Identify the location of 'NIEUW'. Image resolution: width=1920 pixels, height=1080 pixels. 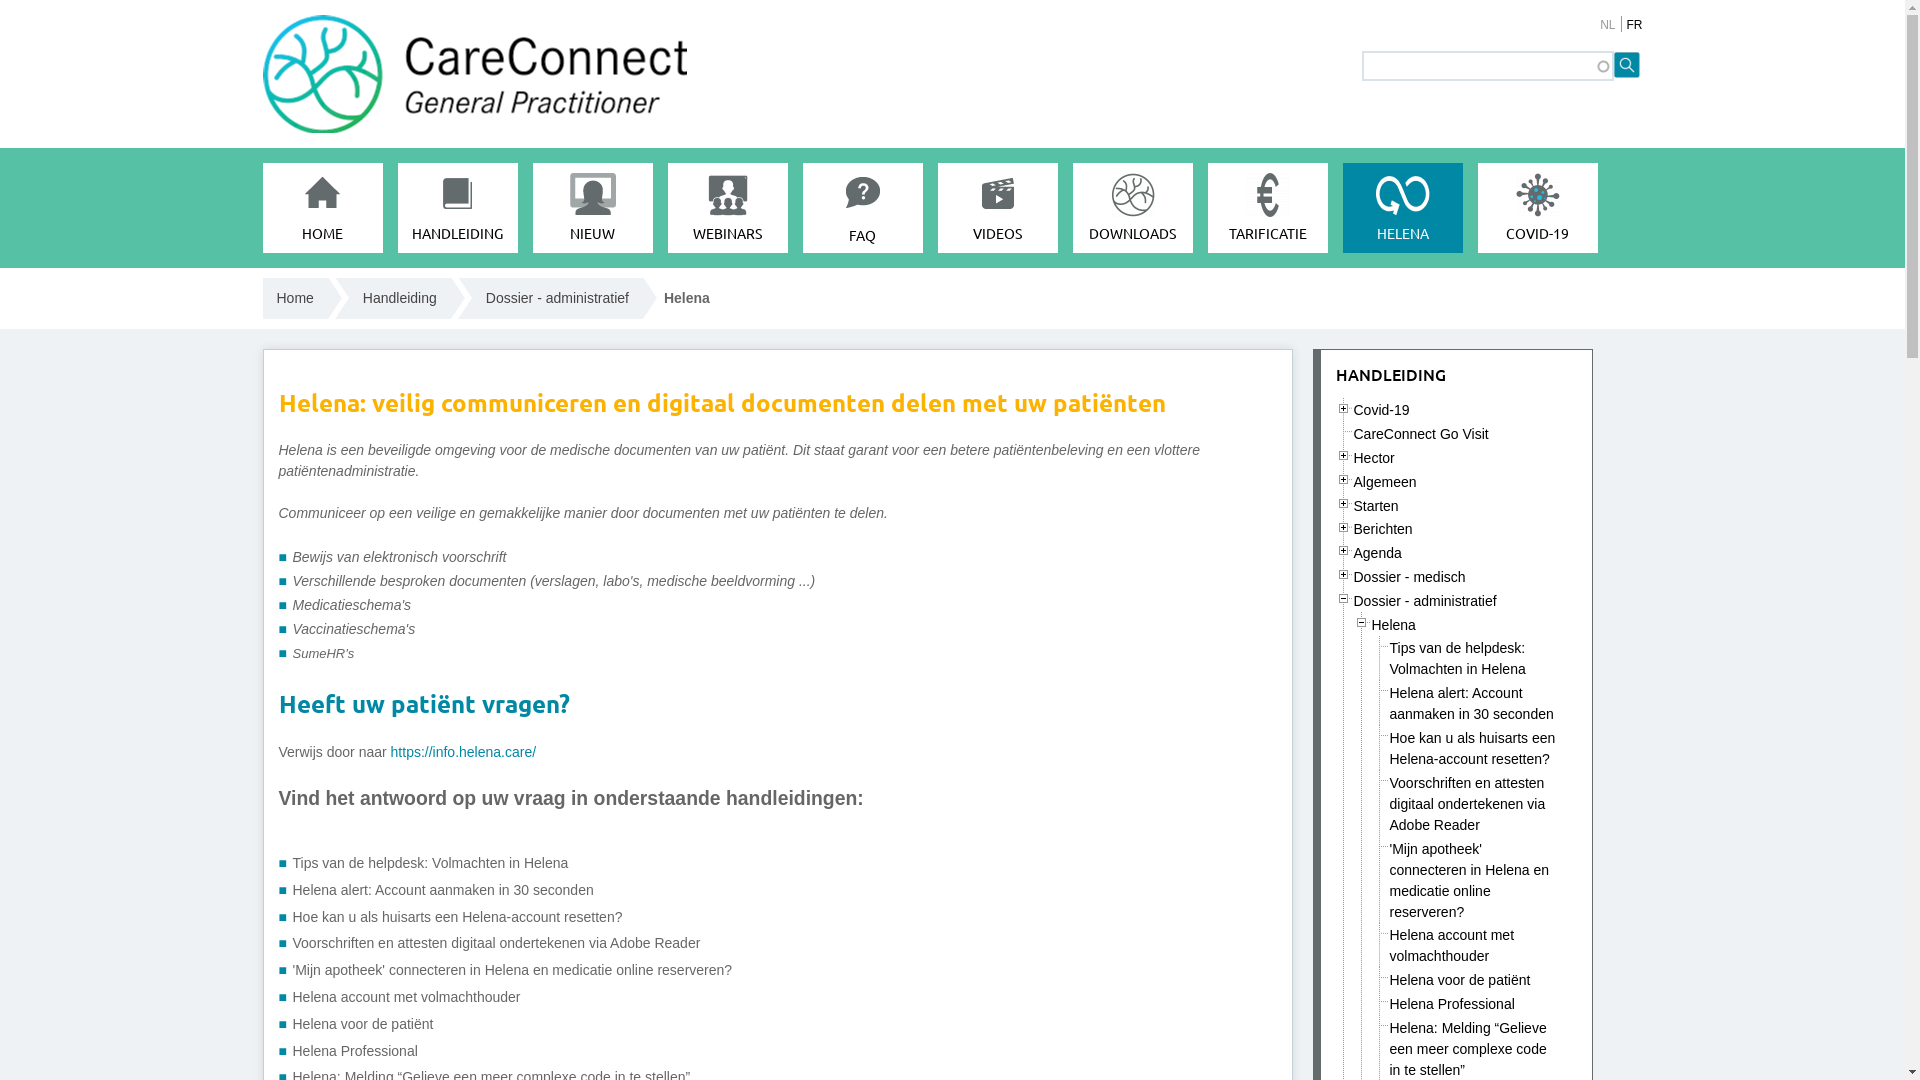
(532, 208).